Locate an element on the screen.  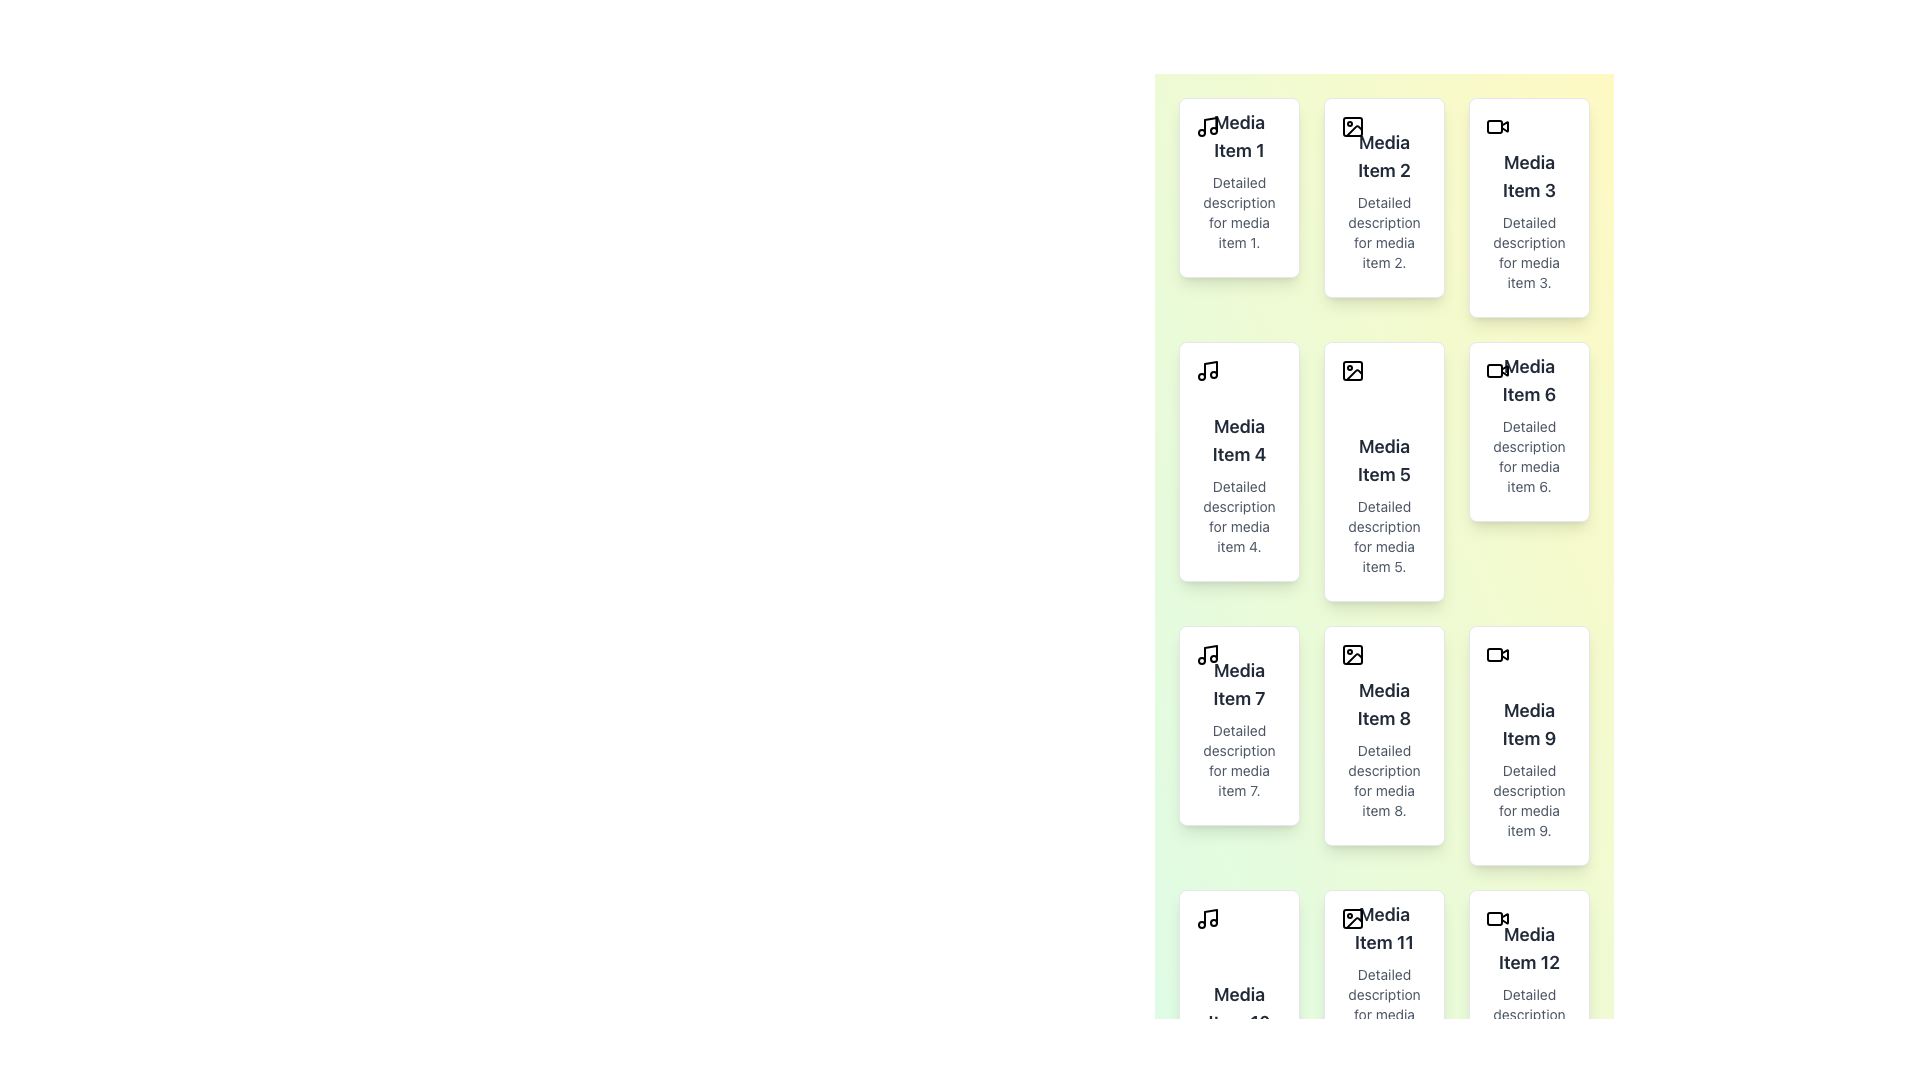
on the music or audio category icon located at the top left corner of the first media card titled 'Media Item 1' is located at coordinates (1207, 127).